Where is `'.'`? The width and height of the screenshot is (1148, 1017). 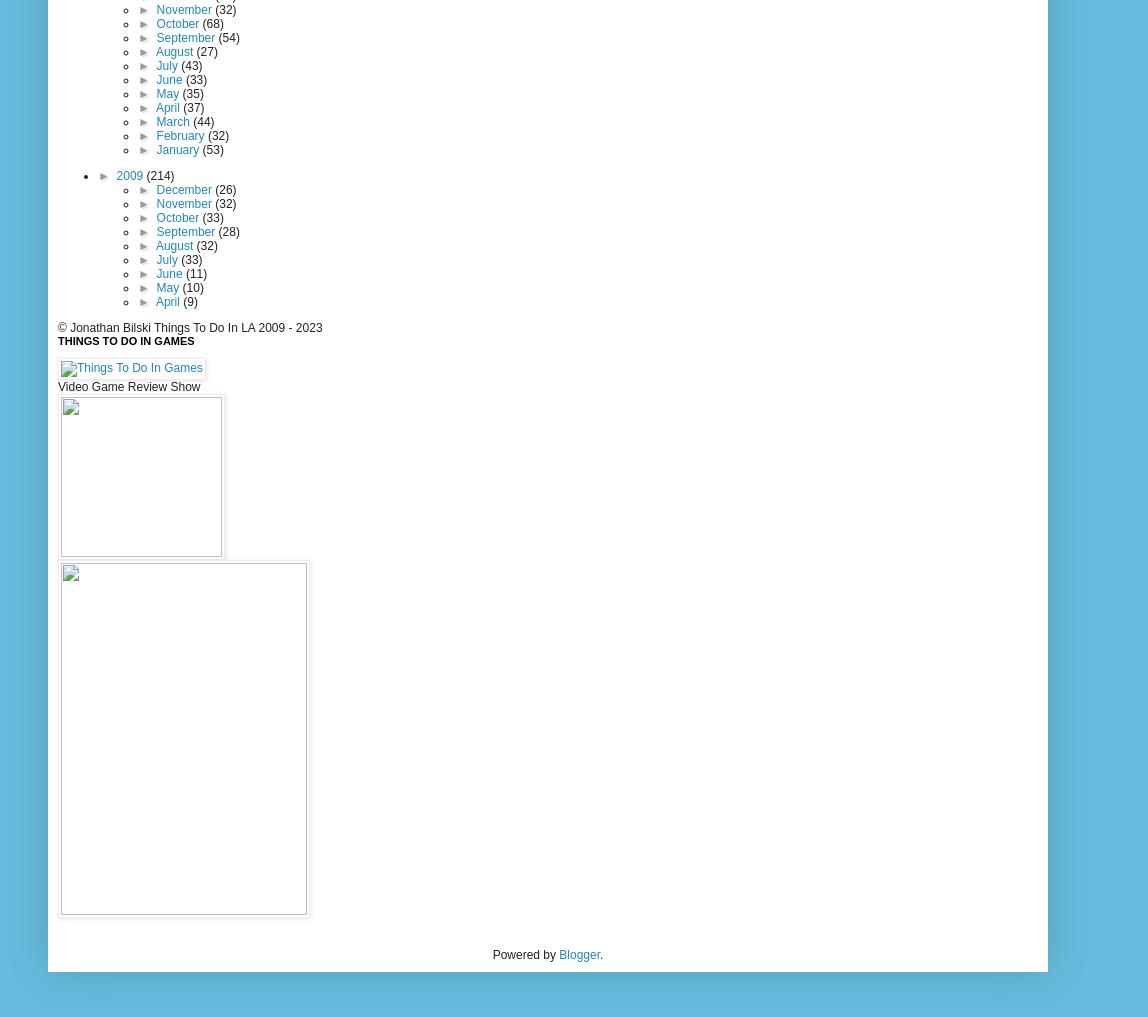 '.' is located at coordinates (601, 953).